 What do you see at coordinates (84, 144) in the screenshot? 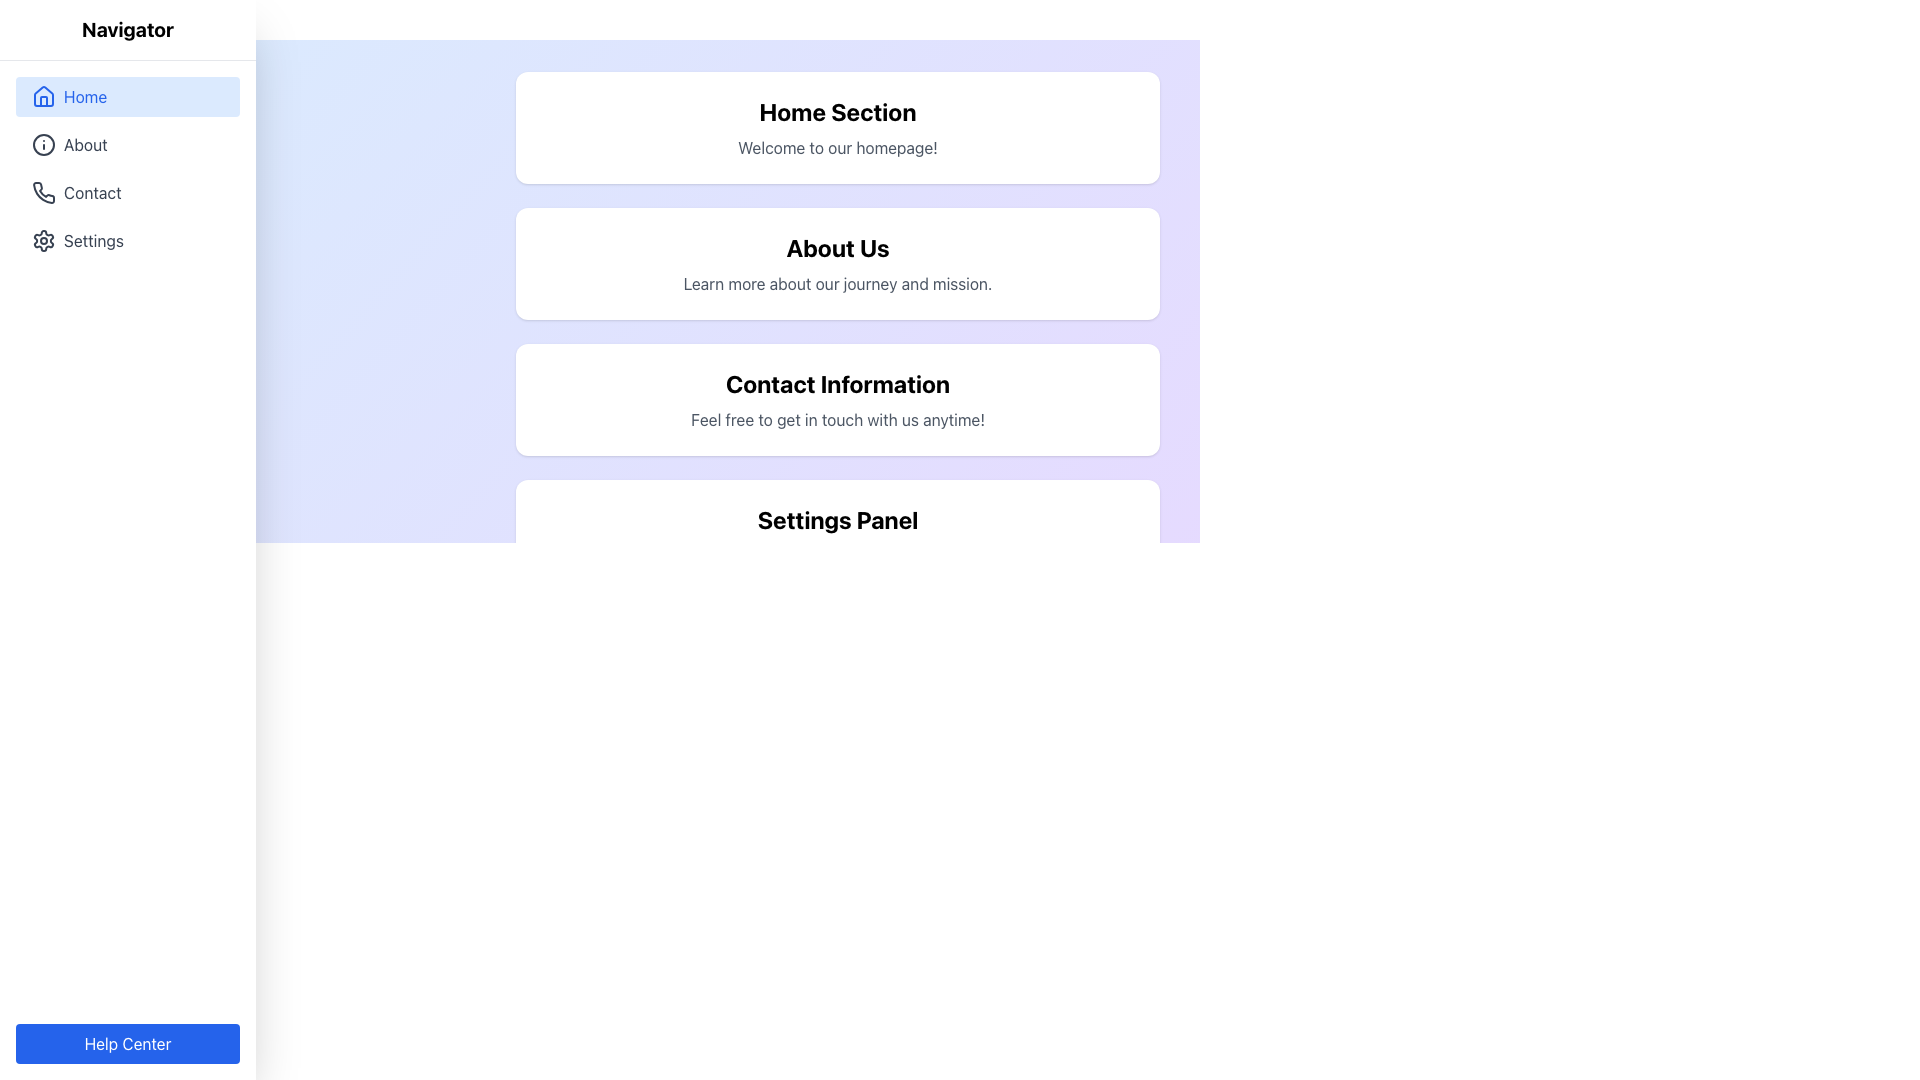
I see `the 'About' text label in the left-side vertical navigation panel, which indicates the corresponding section of the interface` at bounding box center [84, 144].